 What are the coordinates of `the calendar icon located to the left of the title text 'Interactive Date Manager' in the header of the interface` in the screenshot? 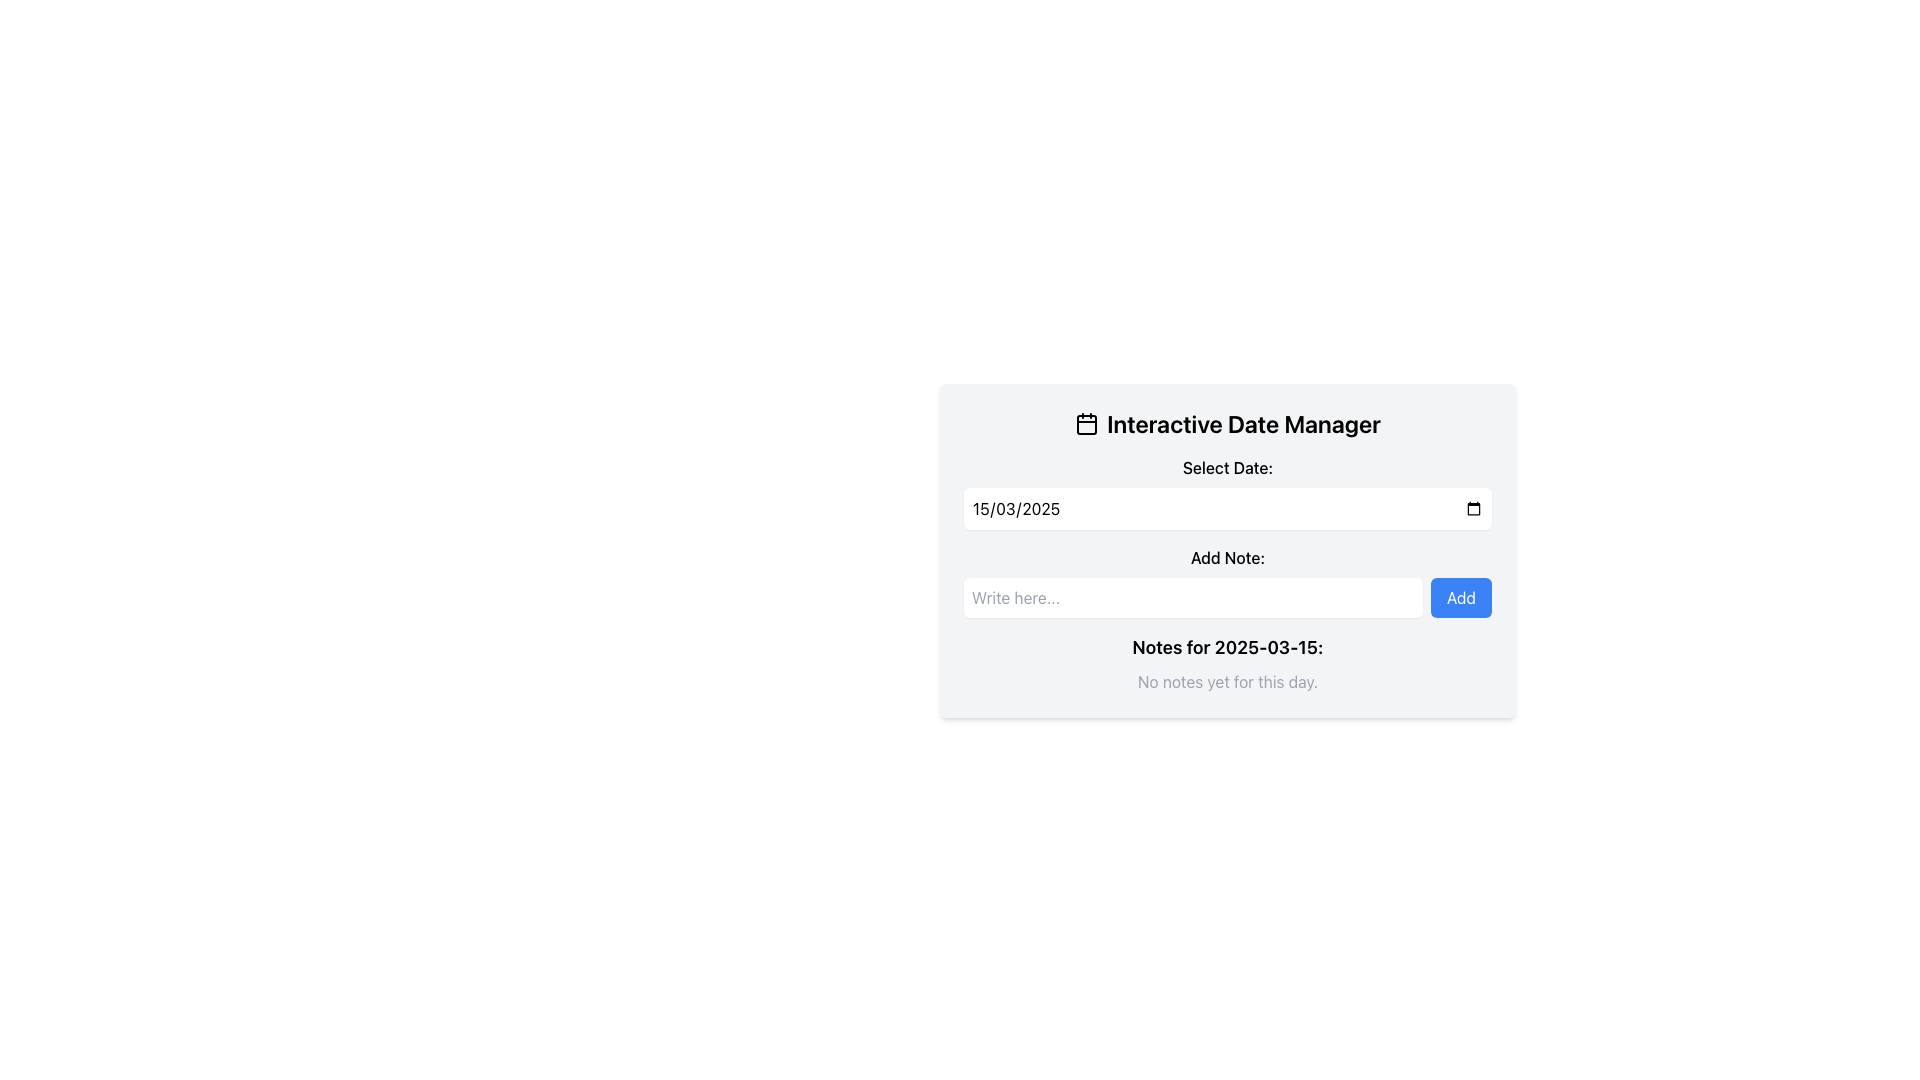 It's located at (1086, 423).